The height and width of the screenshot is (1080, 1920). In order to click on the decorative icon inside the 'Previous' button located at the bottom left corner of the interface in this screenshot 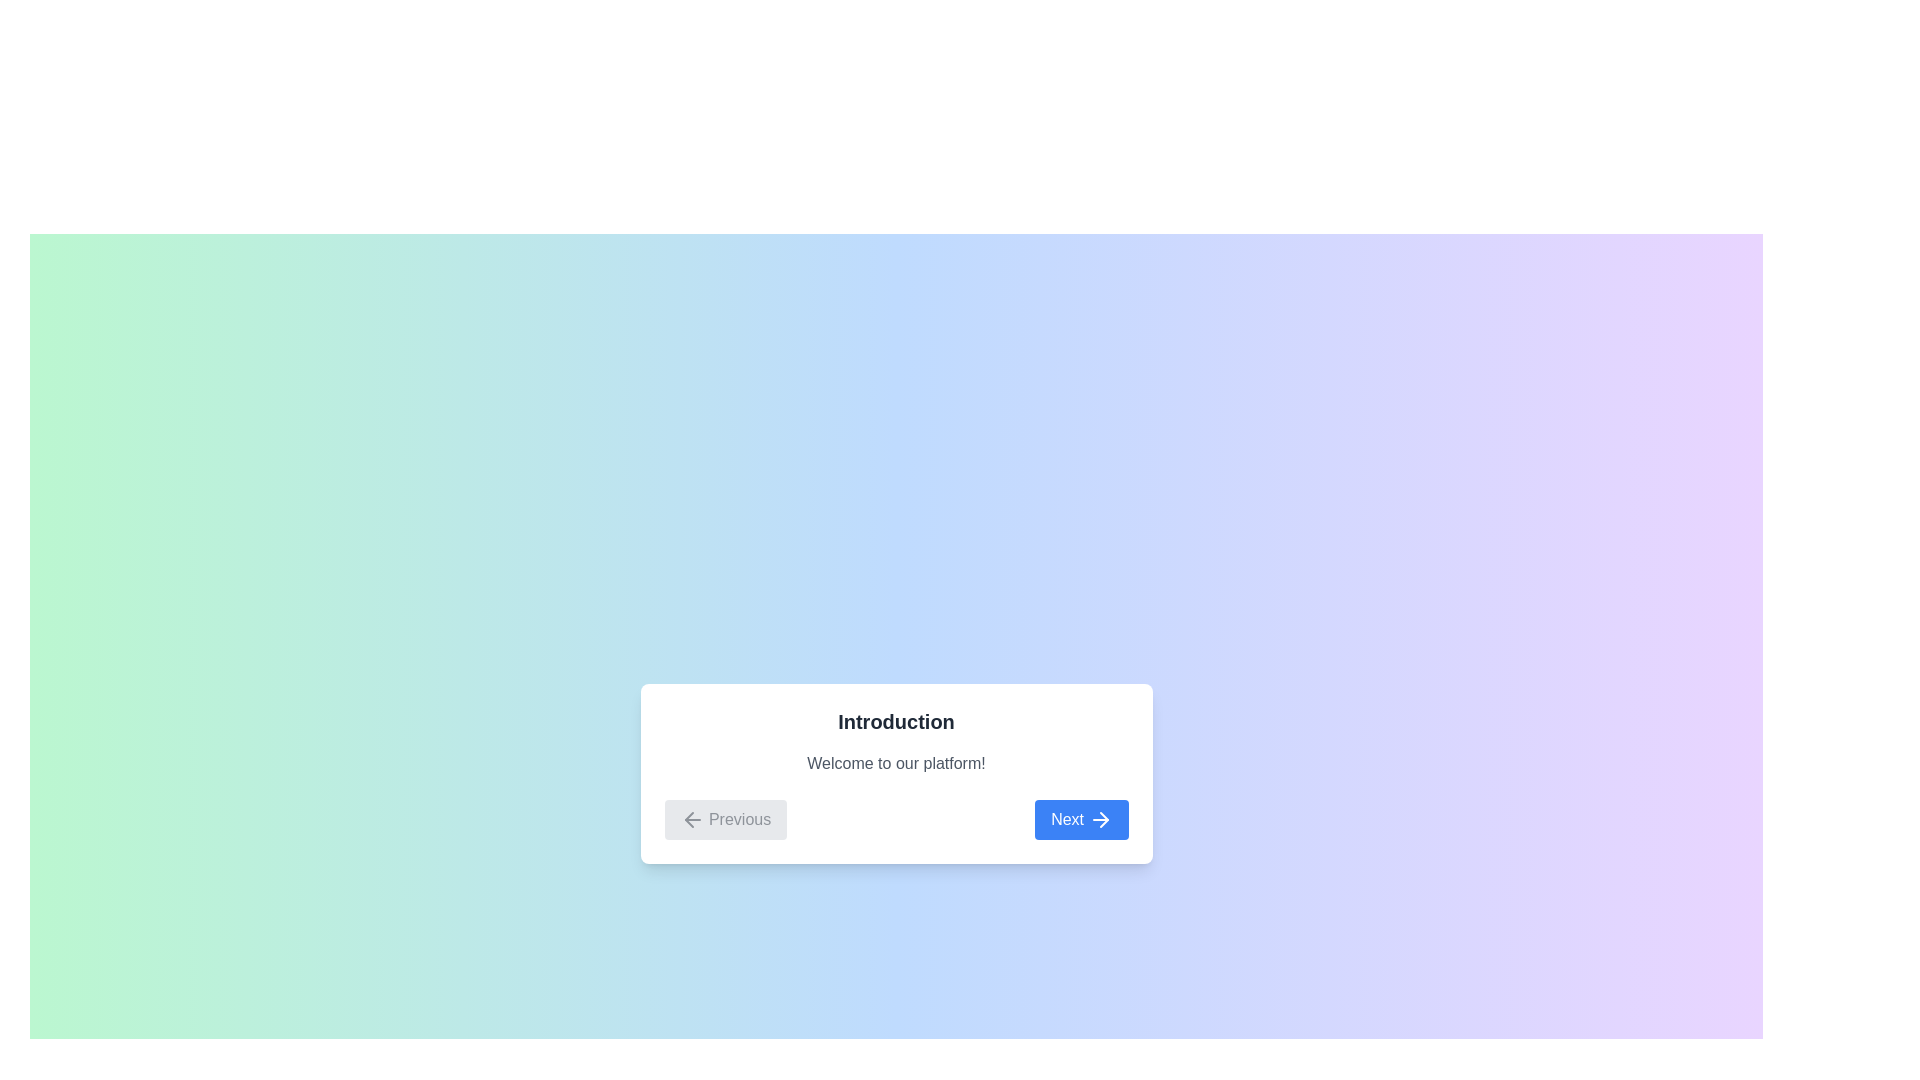, I will do `click(692, 820)`.